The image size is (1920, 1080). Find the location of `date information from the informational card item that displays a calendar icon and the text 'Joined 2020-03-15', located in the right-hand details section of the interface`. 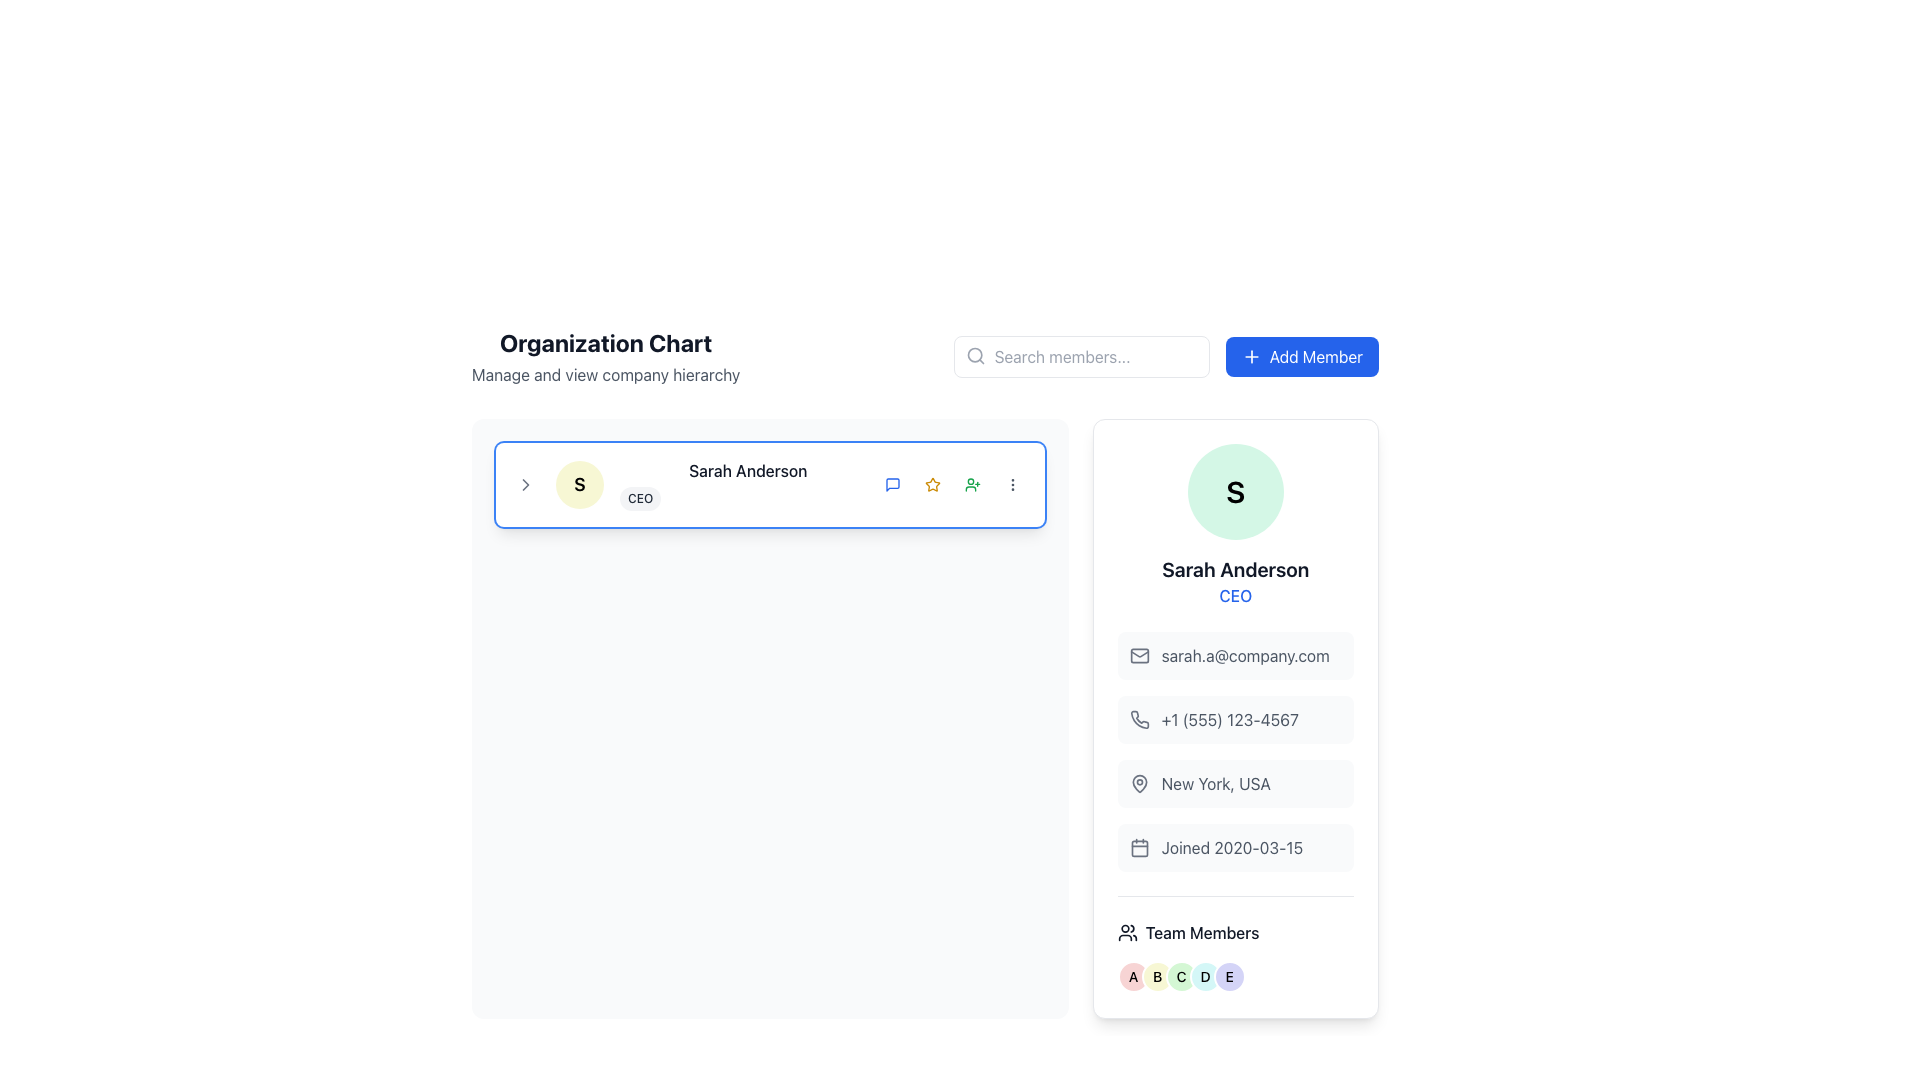

date information from the informational card item that displays a calendar icon and the text 'Joined 2020-03-15', located in the right-hand details section of the interface is located at coordinates (1234, 848).